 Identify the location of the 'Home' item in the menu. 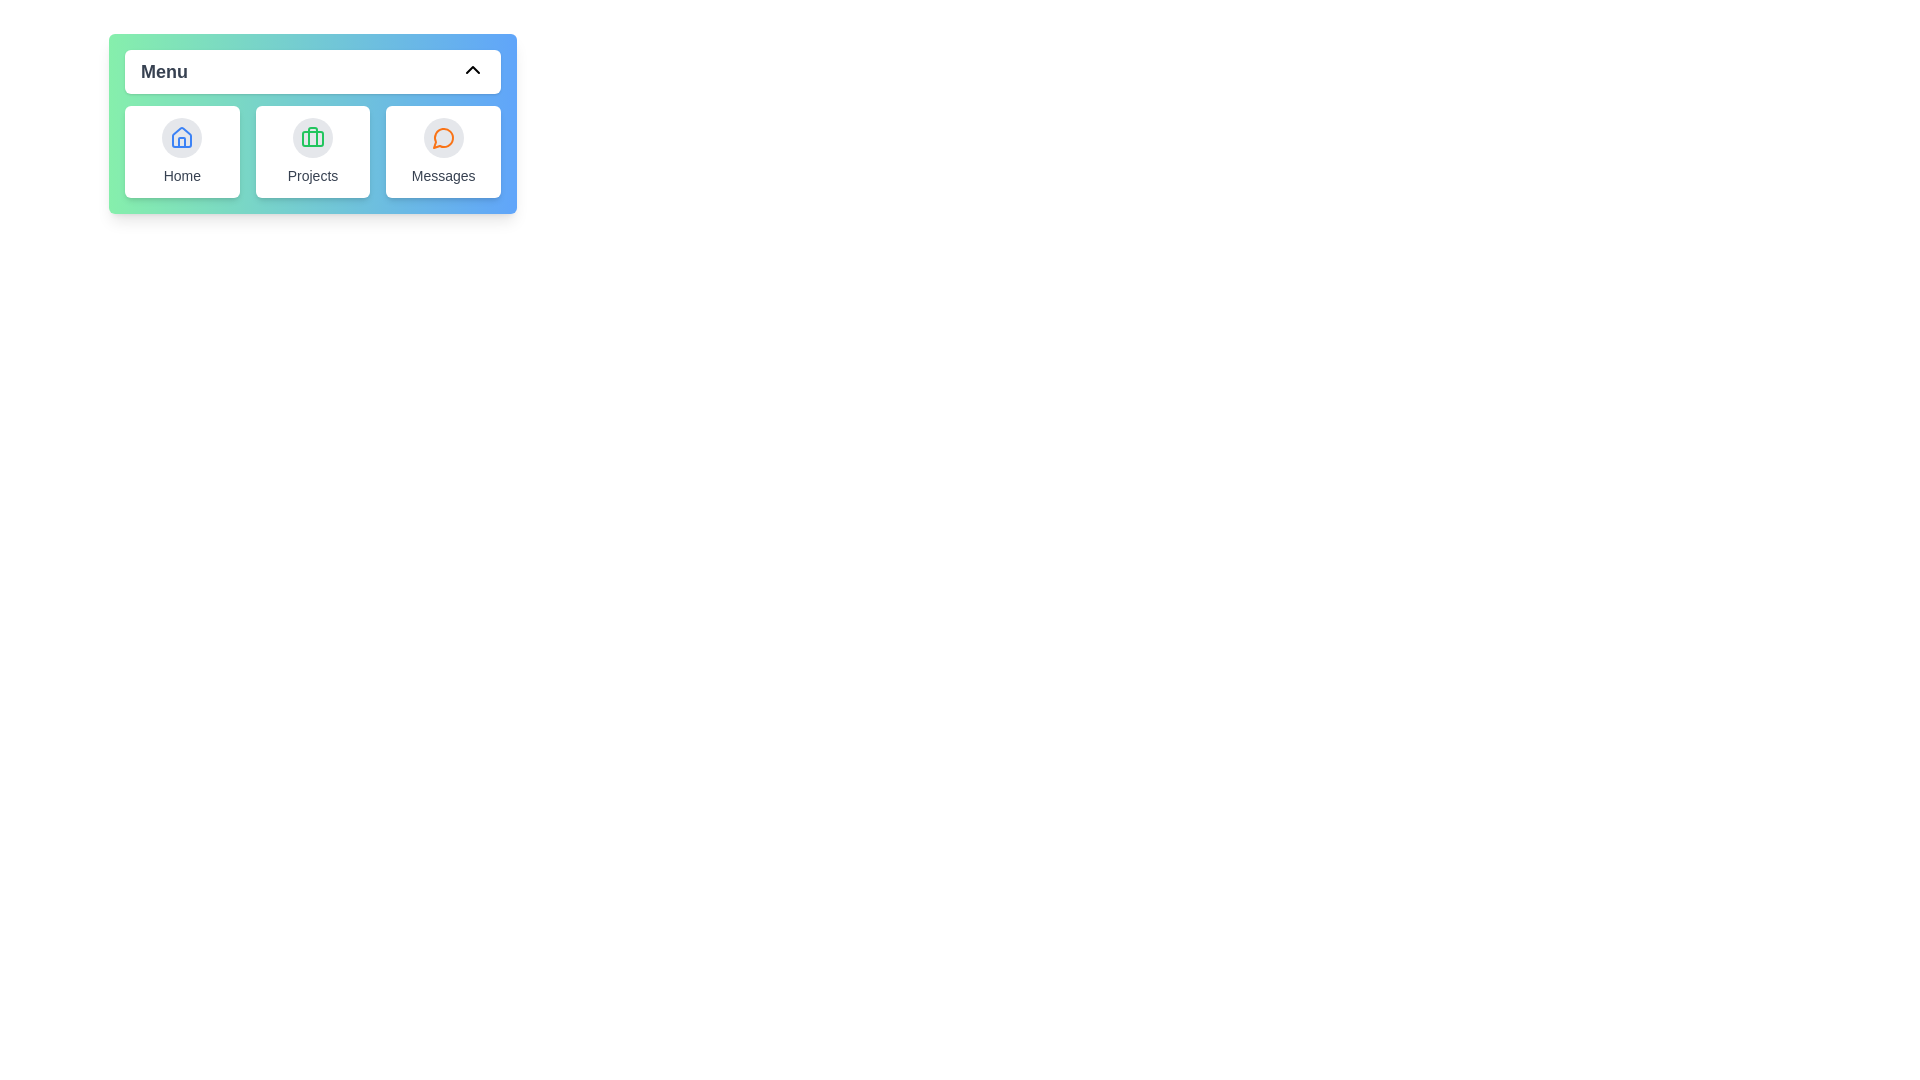
(182, 150).